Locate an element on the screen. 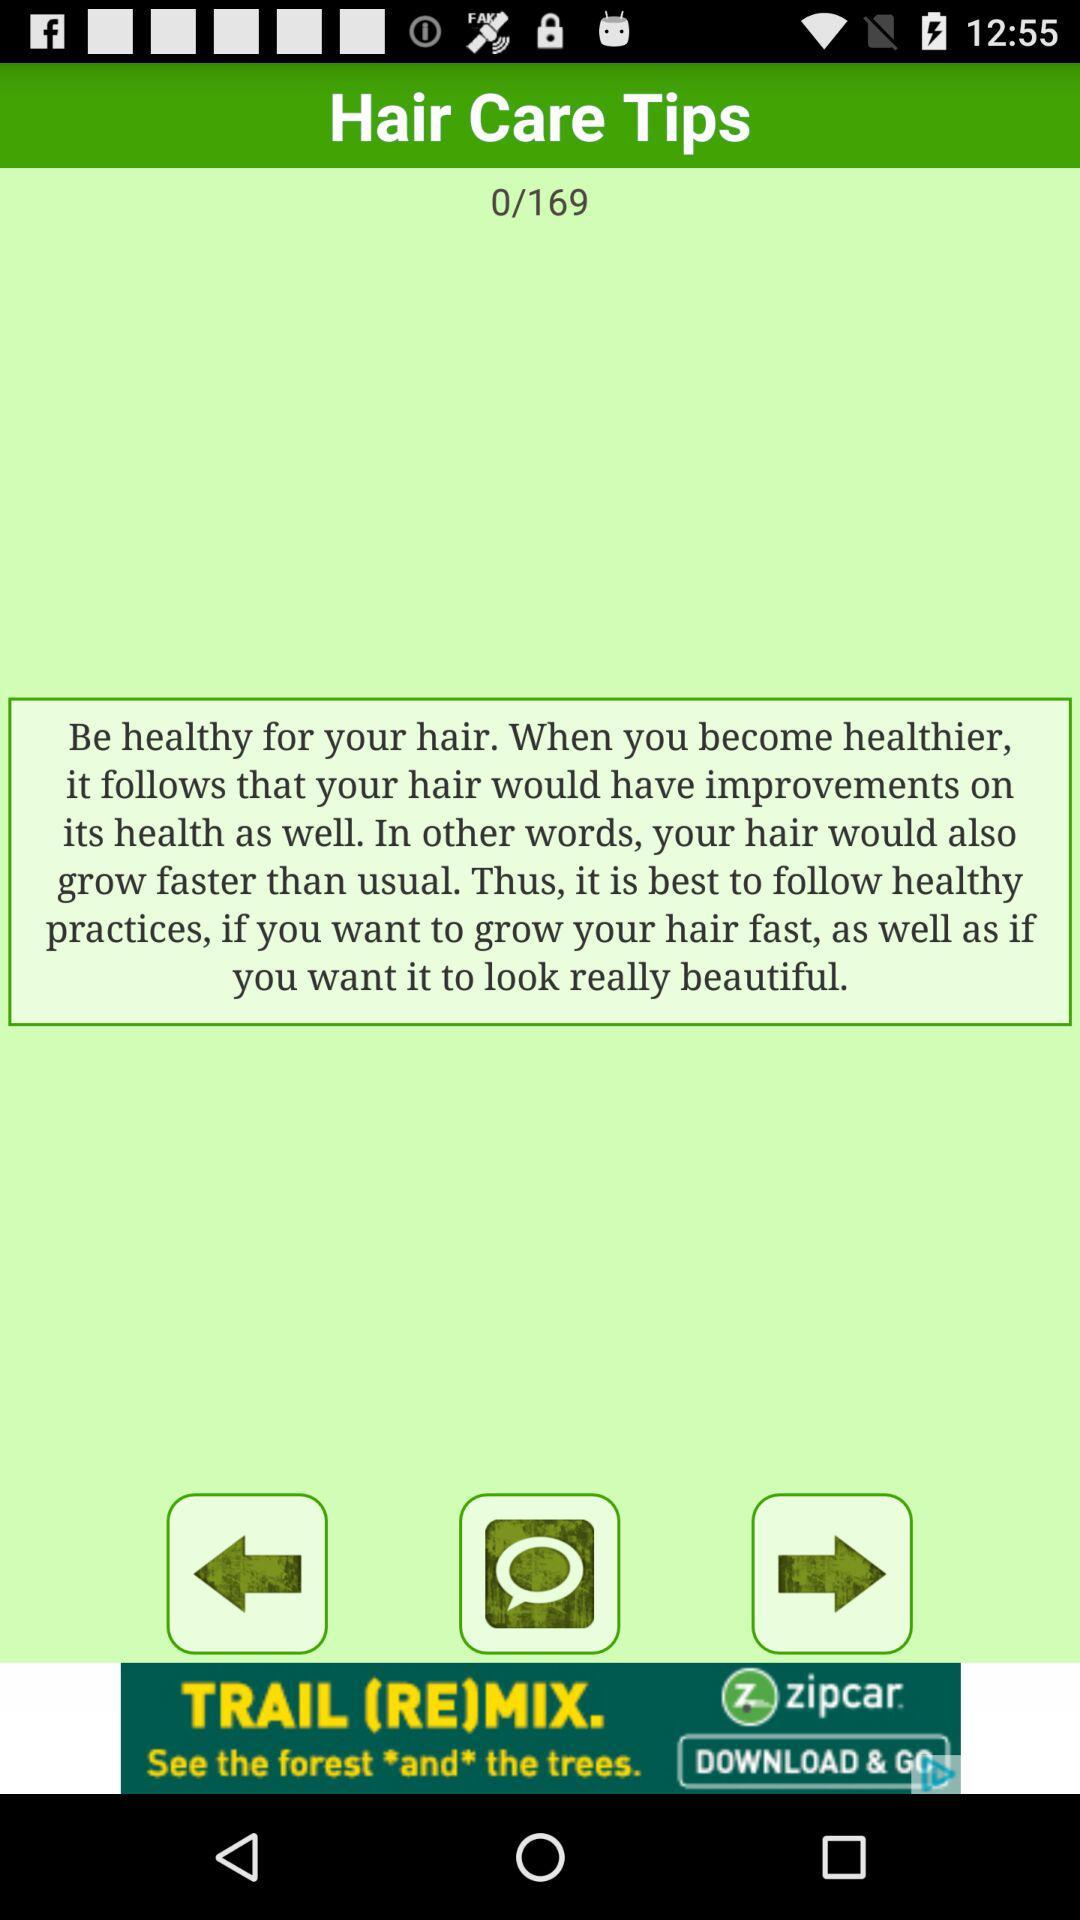 This screenshot has height=1920, width=1080. the arrow_backward icon is located at coordinates (246, 1683).